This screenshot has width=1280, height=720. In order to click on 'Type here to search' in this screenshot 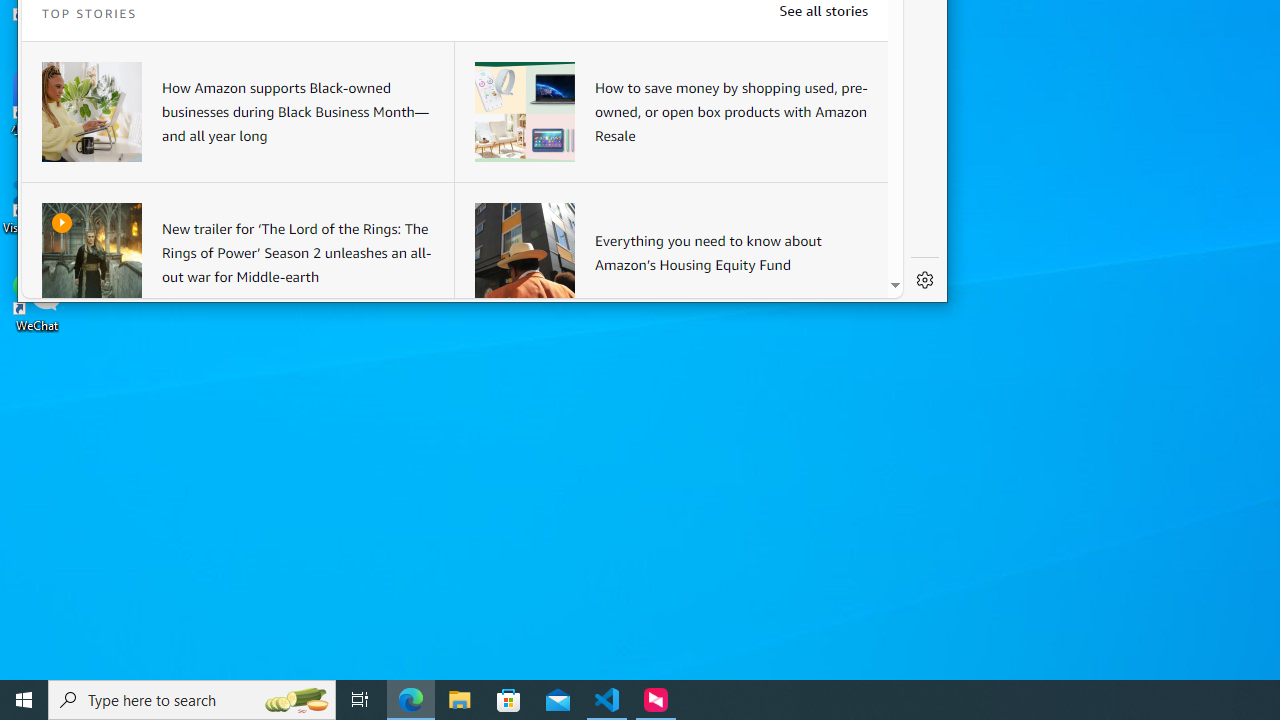, I will do `click(192, 698)`.